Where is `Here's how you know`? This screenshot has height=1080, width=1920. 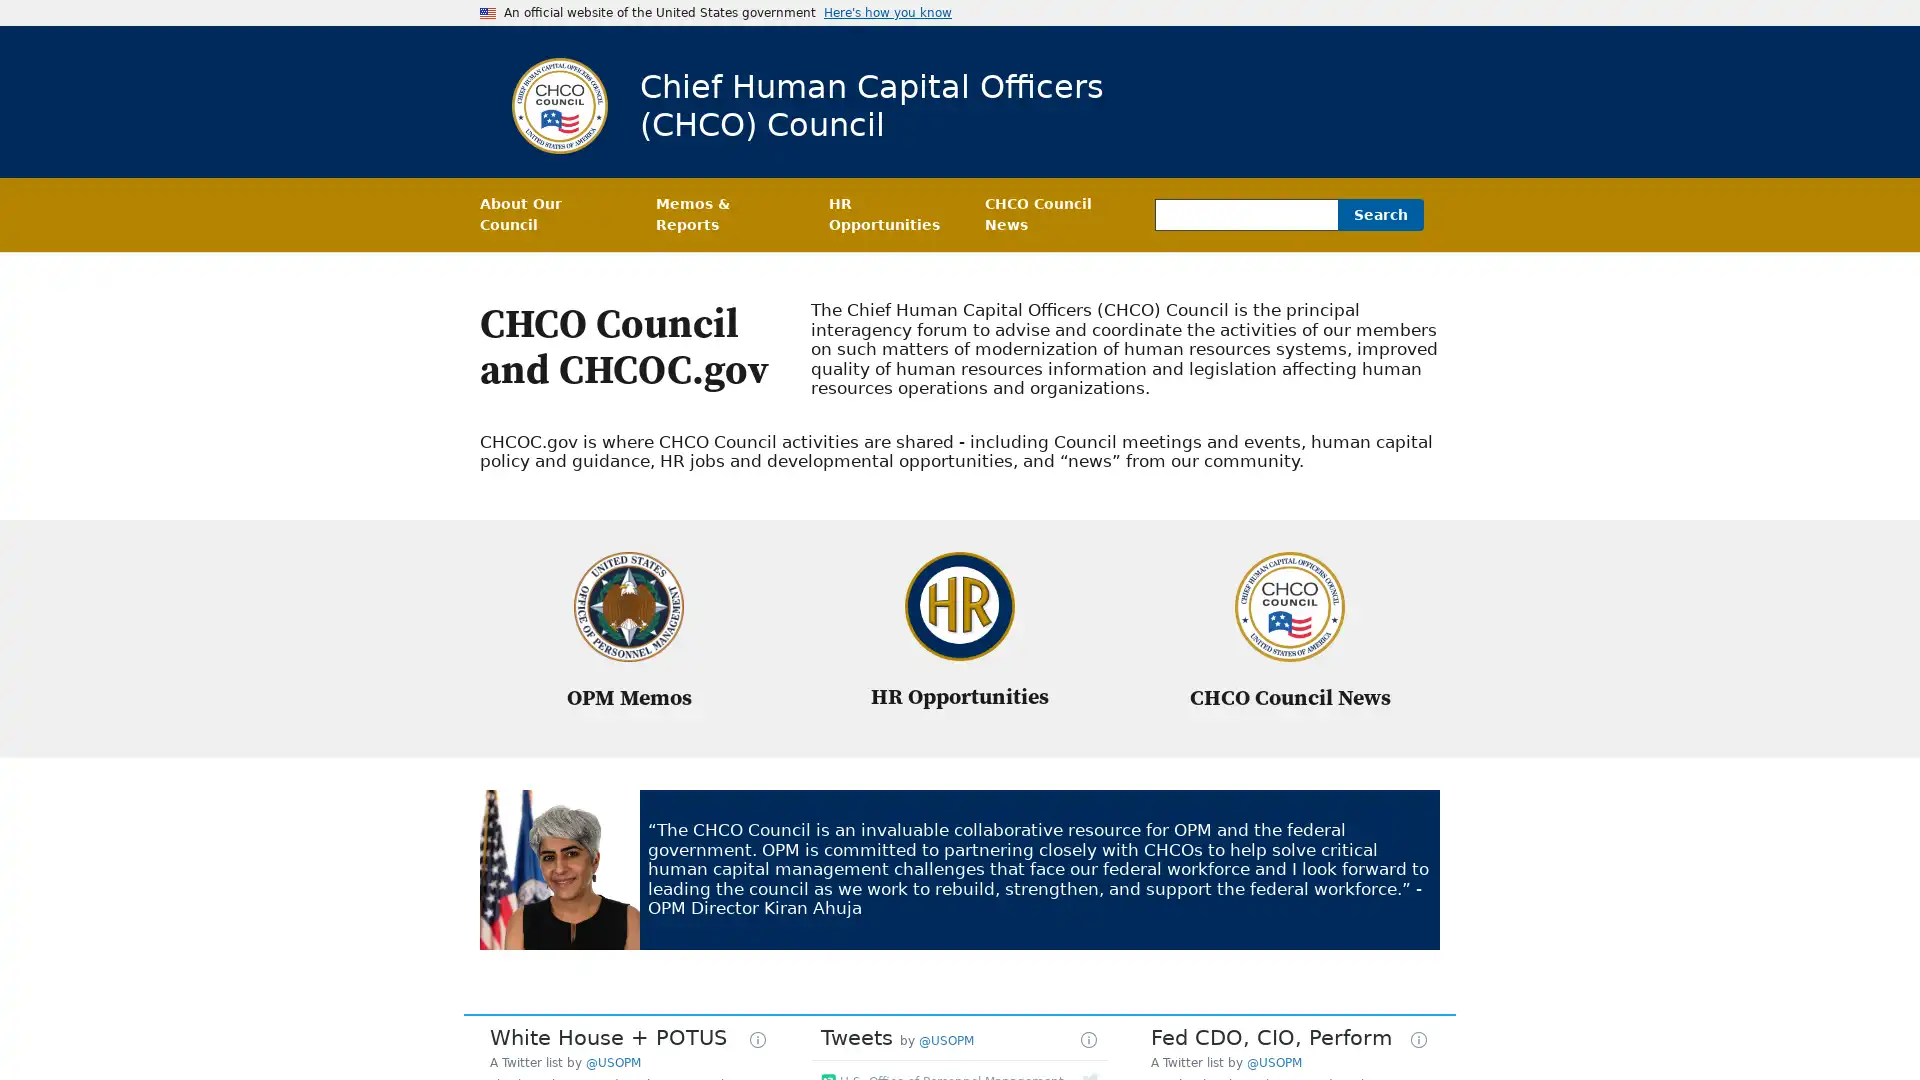 Here's how you know is located at coordinates (887, 12).